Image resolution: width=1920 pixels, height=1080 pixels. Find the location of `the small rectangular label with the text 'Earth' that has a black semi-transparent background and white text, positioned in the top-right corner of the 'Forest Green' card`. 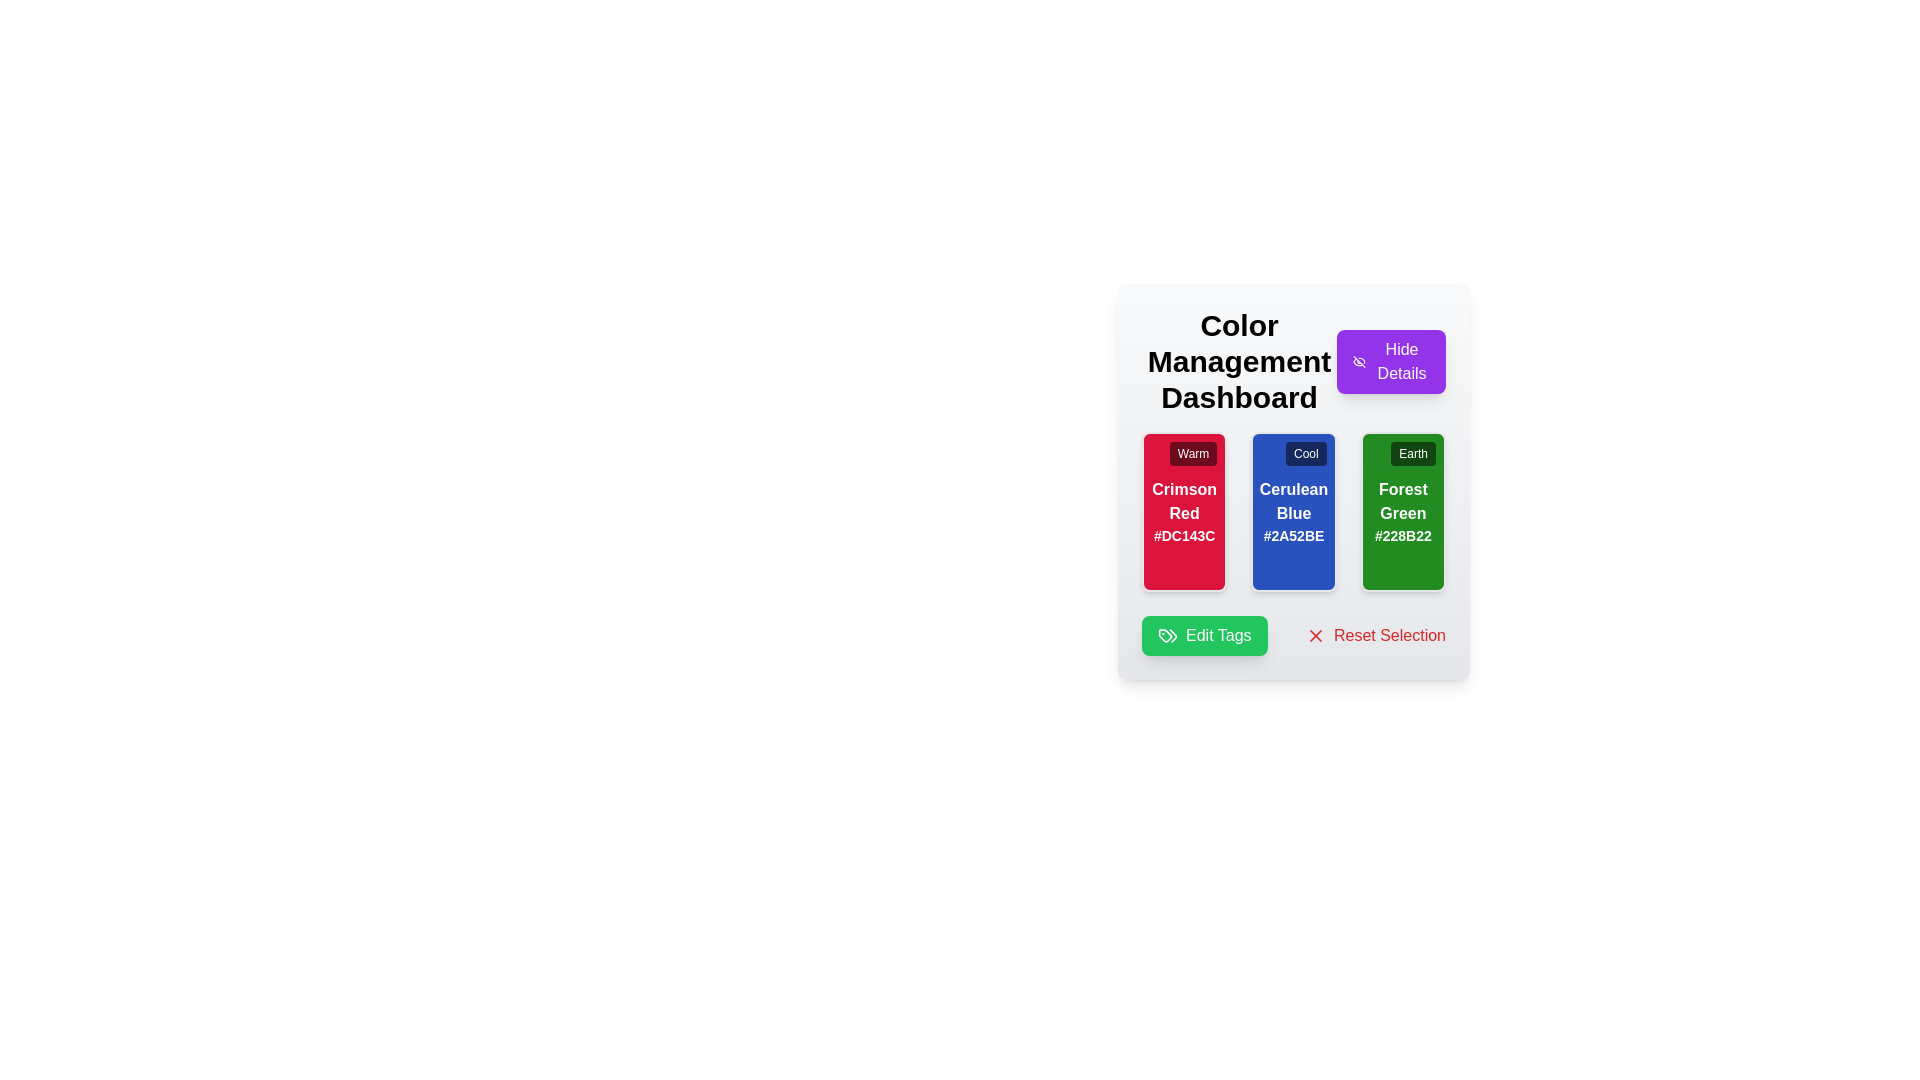

the small rectangular label with the text 'Earth' that has a black semi-transparent background and white text, positioned in the top-right corner of the 'Forest Green' card is located at coordinates (1412, 454).